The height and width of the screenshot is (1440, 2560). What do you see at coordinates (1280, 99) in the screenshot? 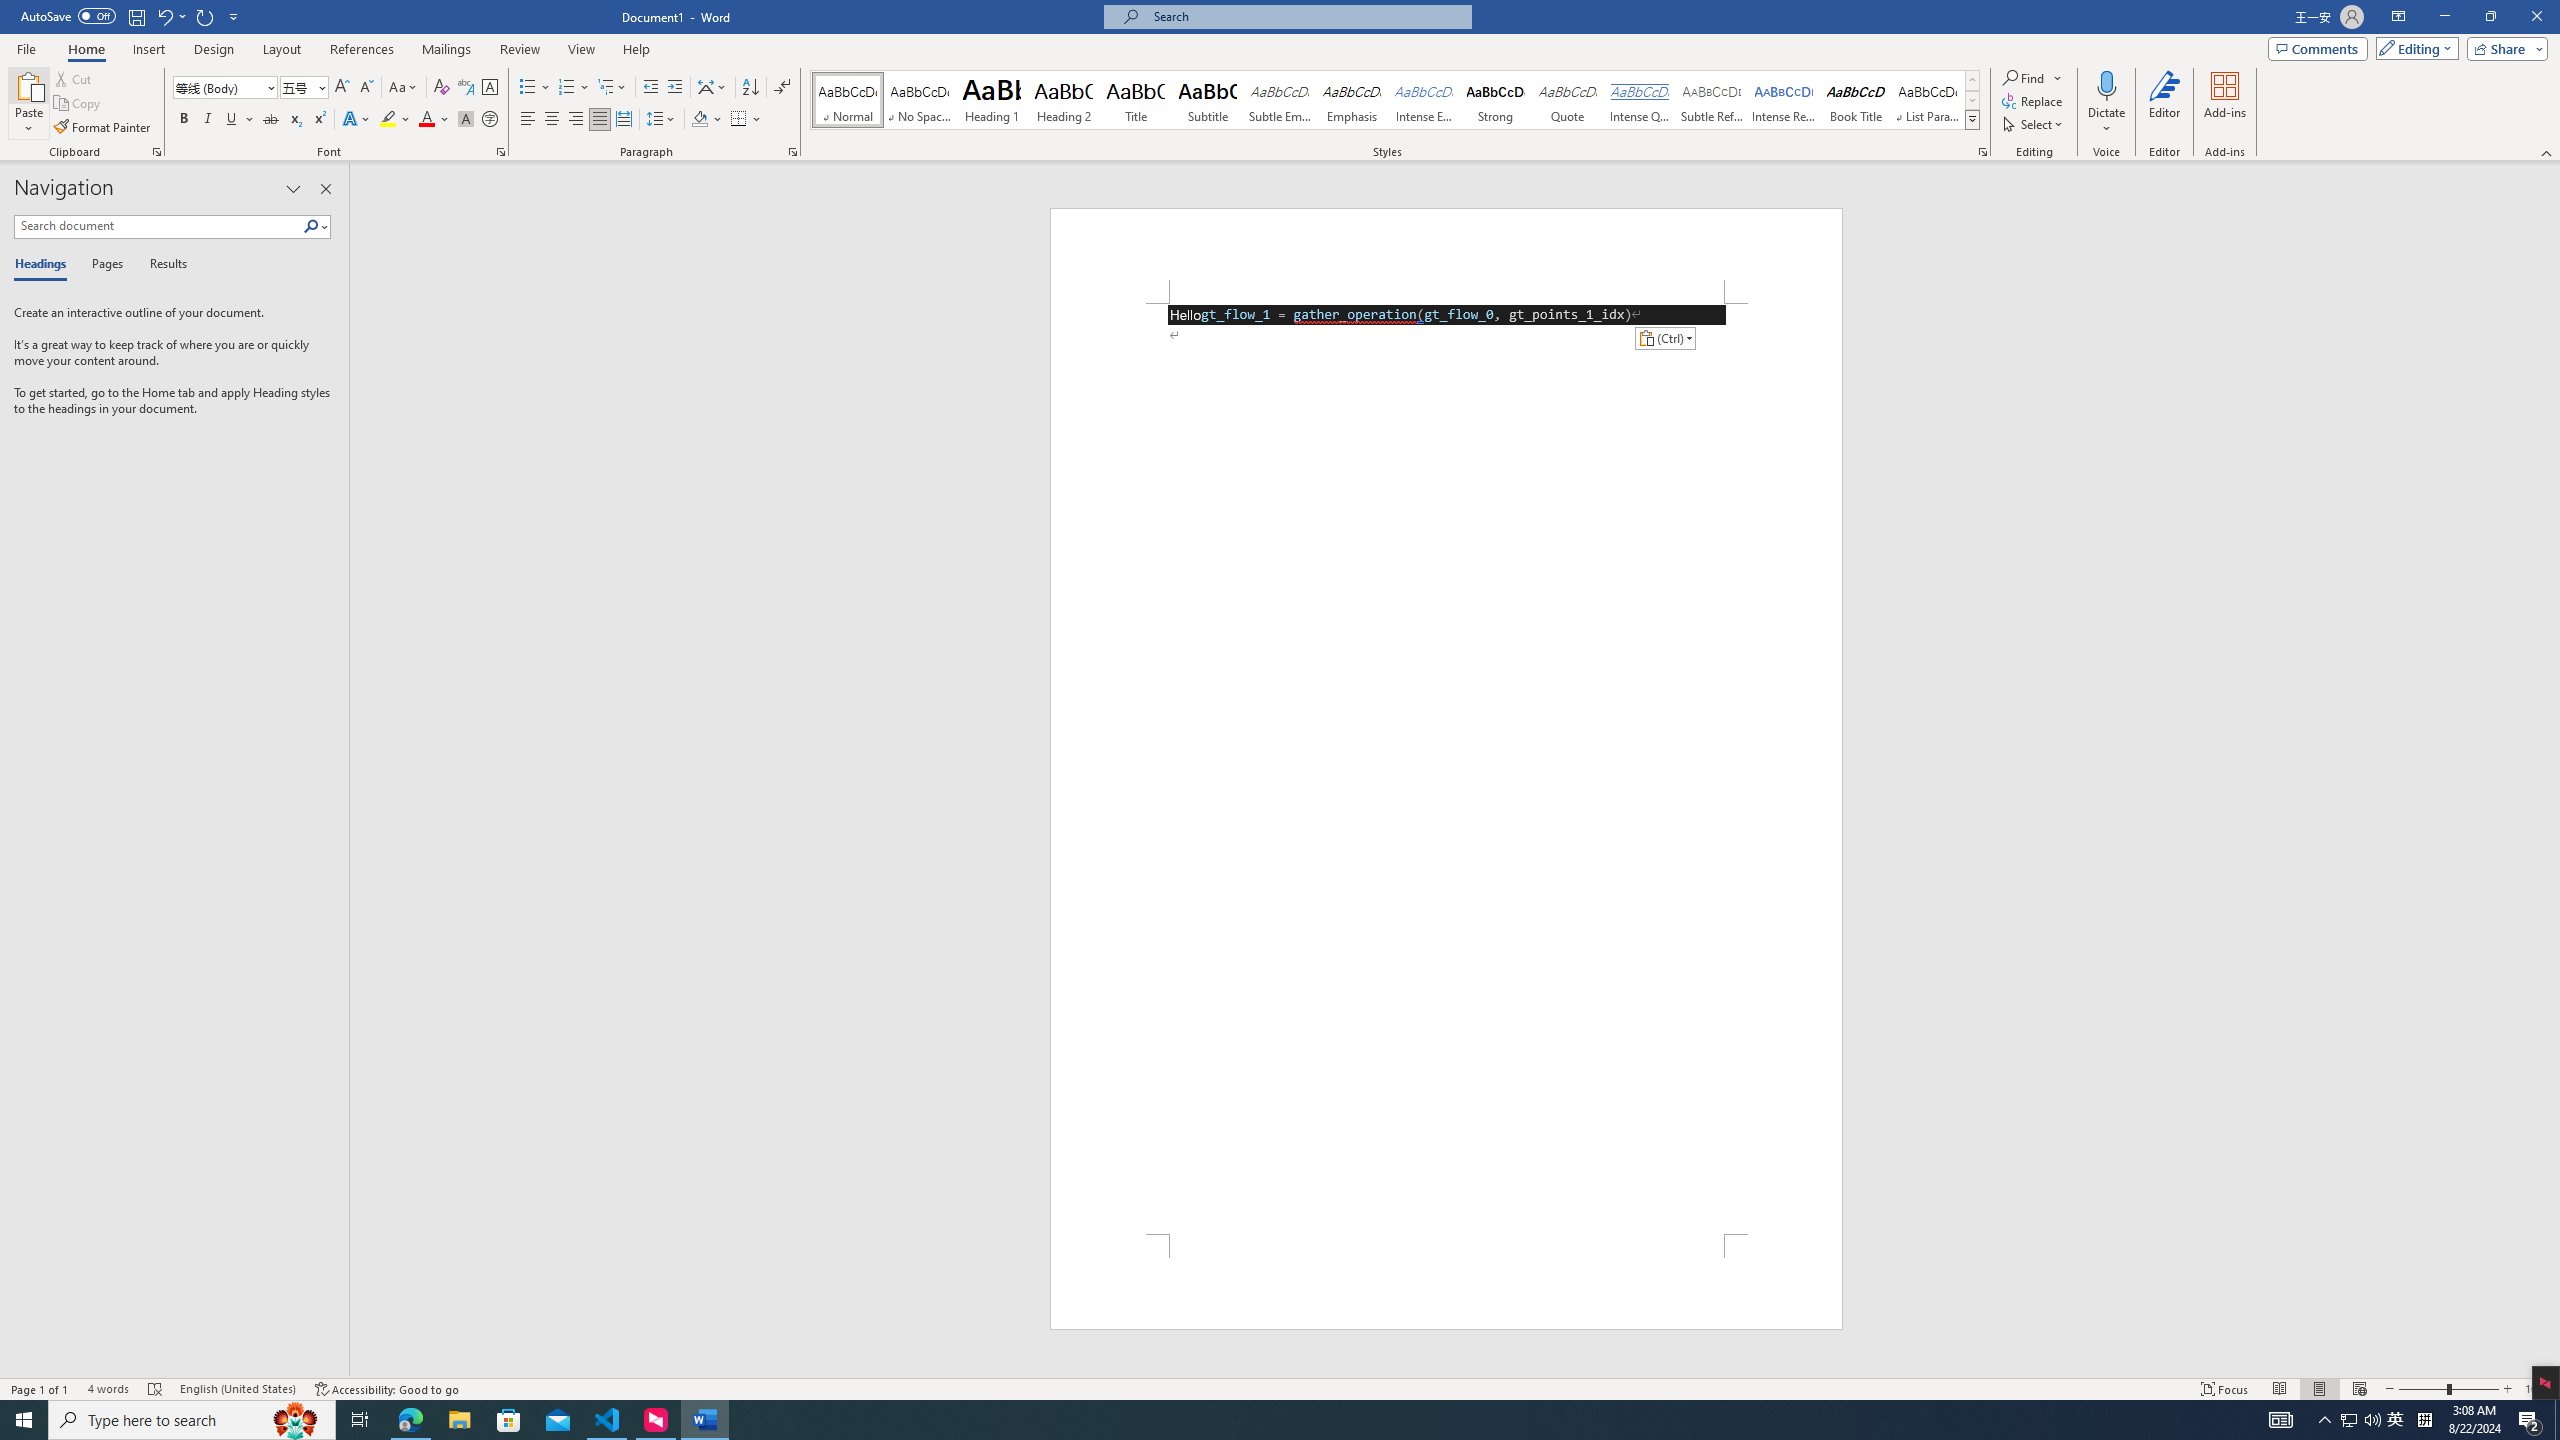
I see `'Subtle Emphasis'` at bounding box center [1280, 99].